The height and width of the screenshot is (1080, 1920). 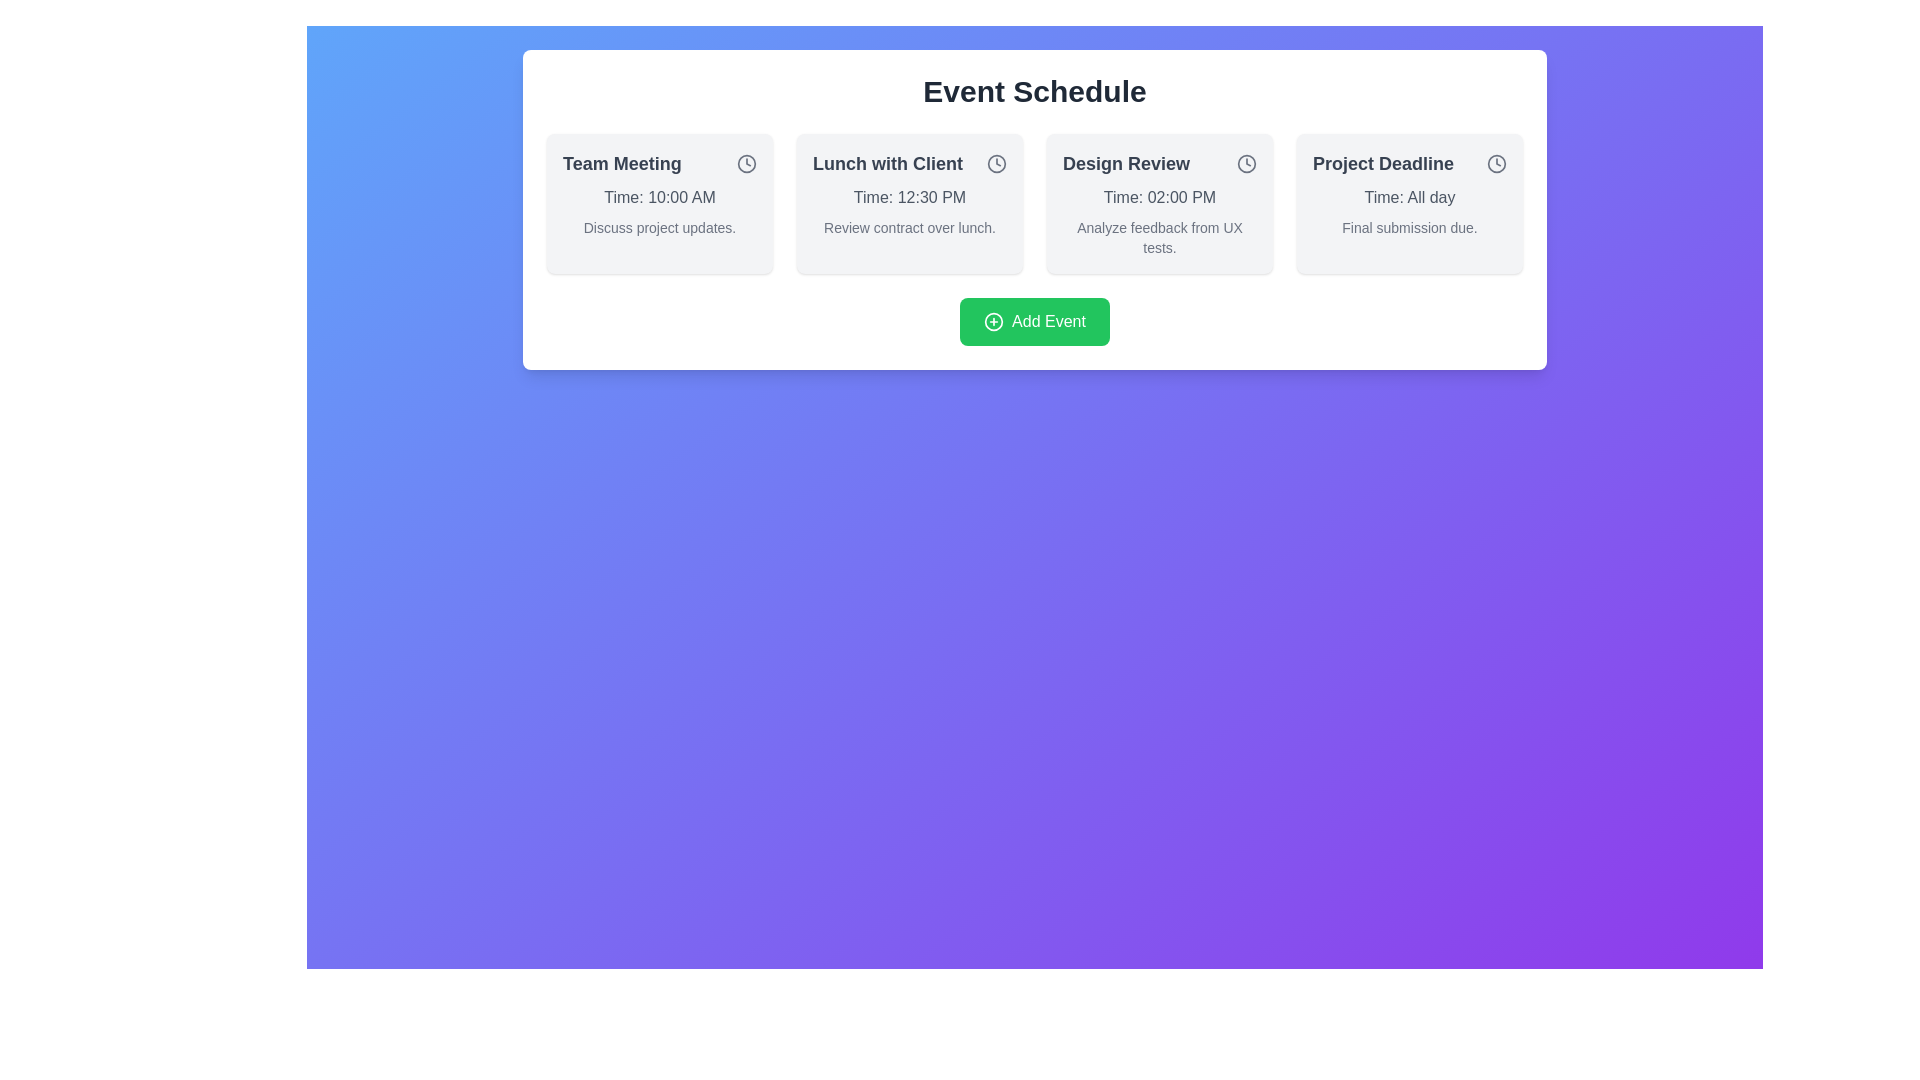 I want to click on the Clock icon, which is a distinct SVG graphic with a circular border located at the top-right corner of the 'Team Meeting' card, so click(x=746, y=163).